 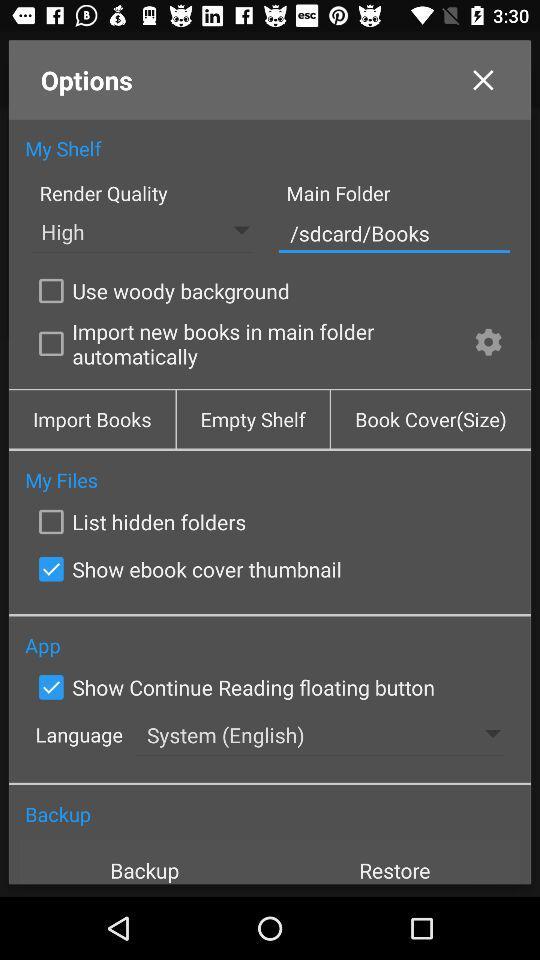 I want to click on the checkbox below the list hidden folders icon, so click(x=186, y=569).